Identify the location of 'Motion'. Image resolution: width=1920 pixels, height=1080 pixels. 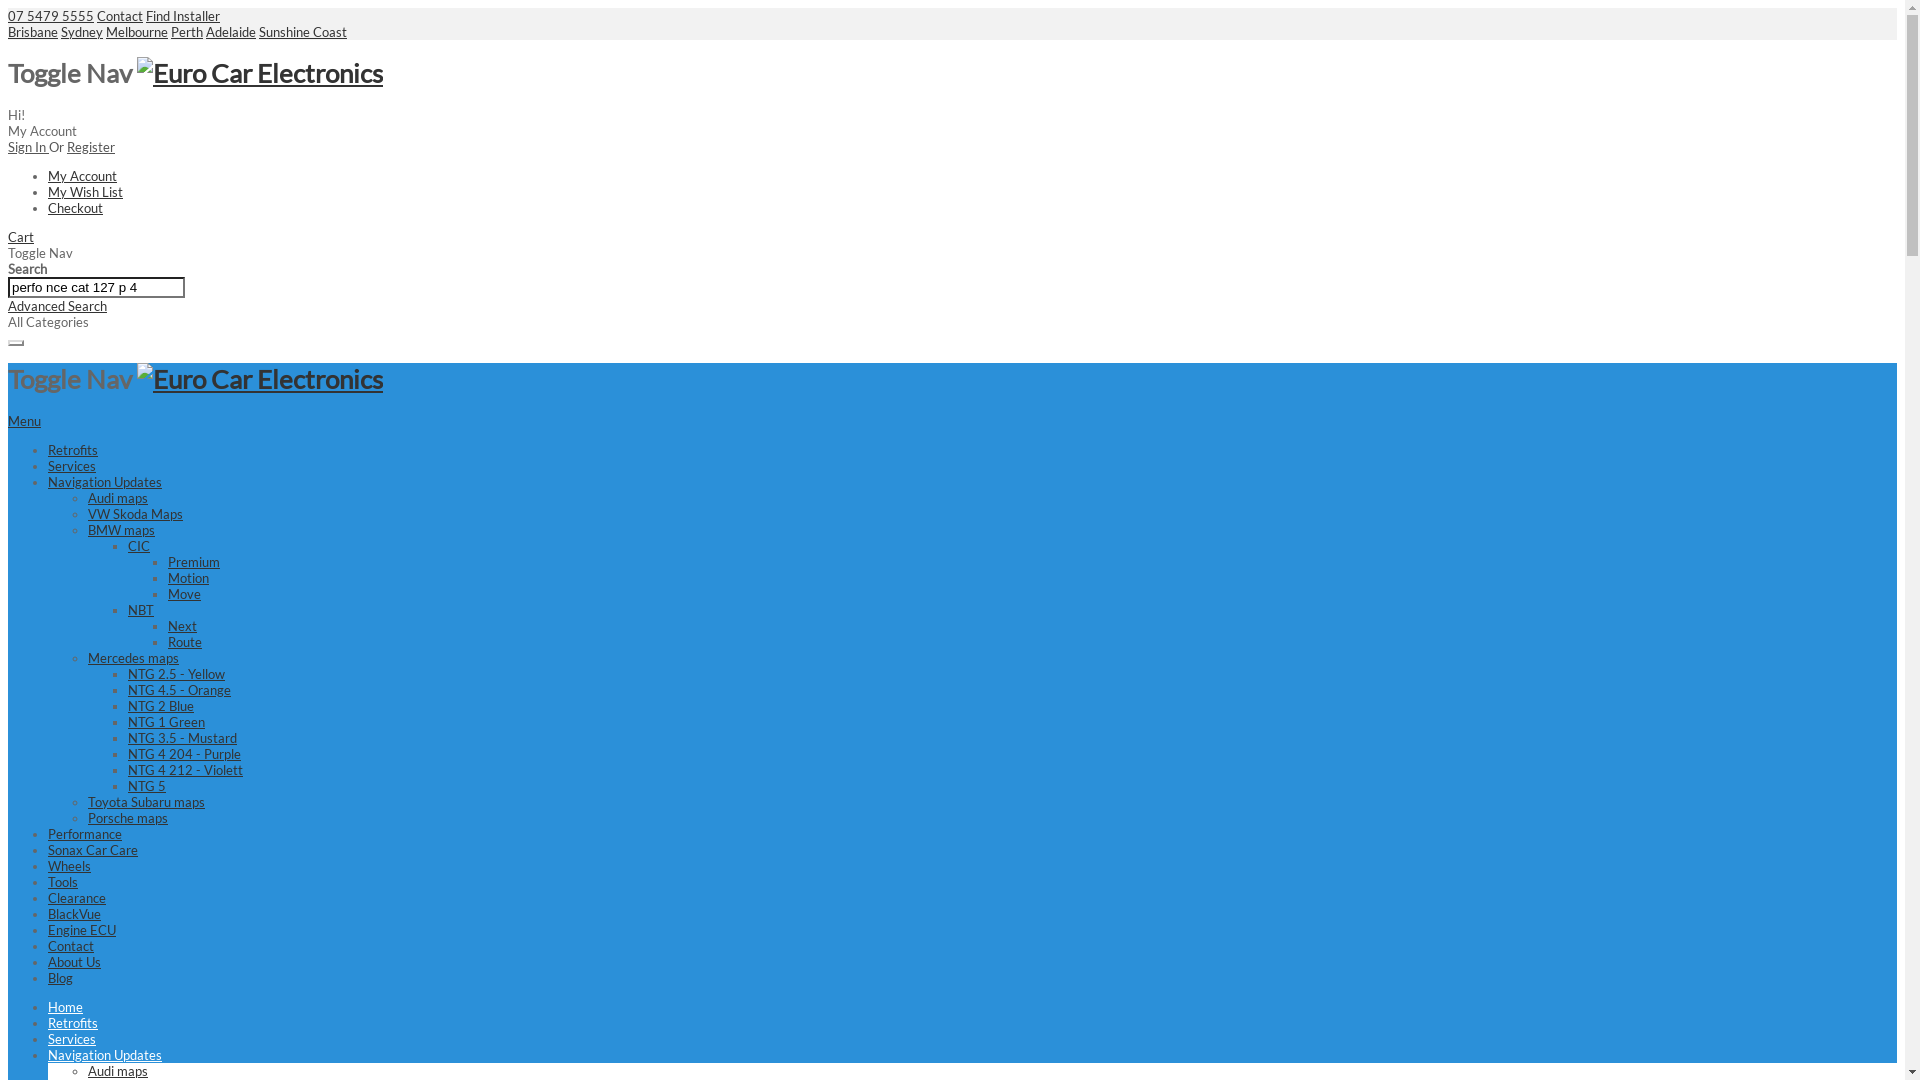
(188, 578).